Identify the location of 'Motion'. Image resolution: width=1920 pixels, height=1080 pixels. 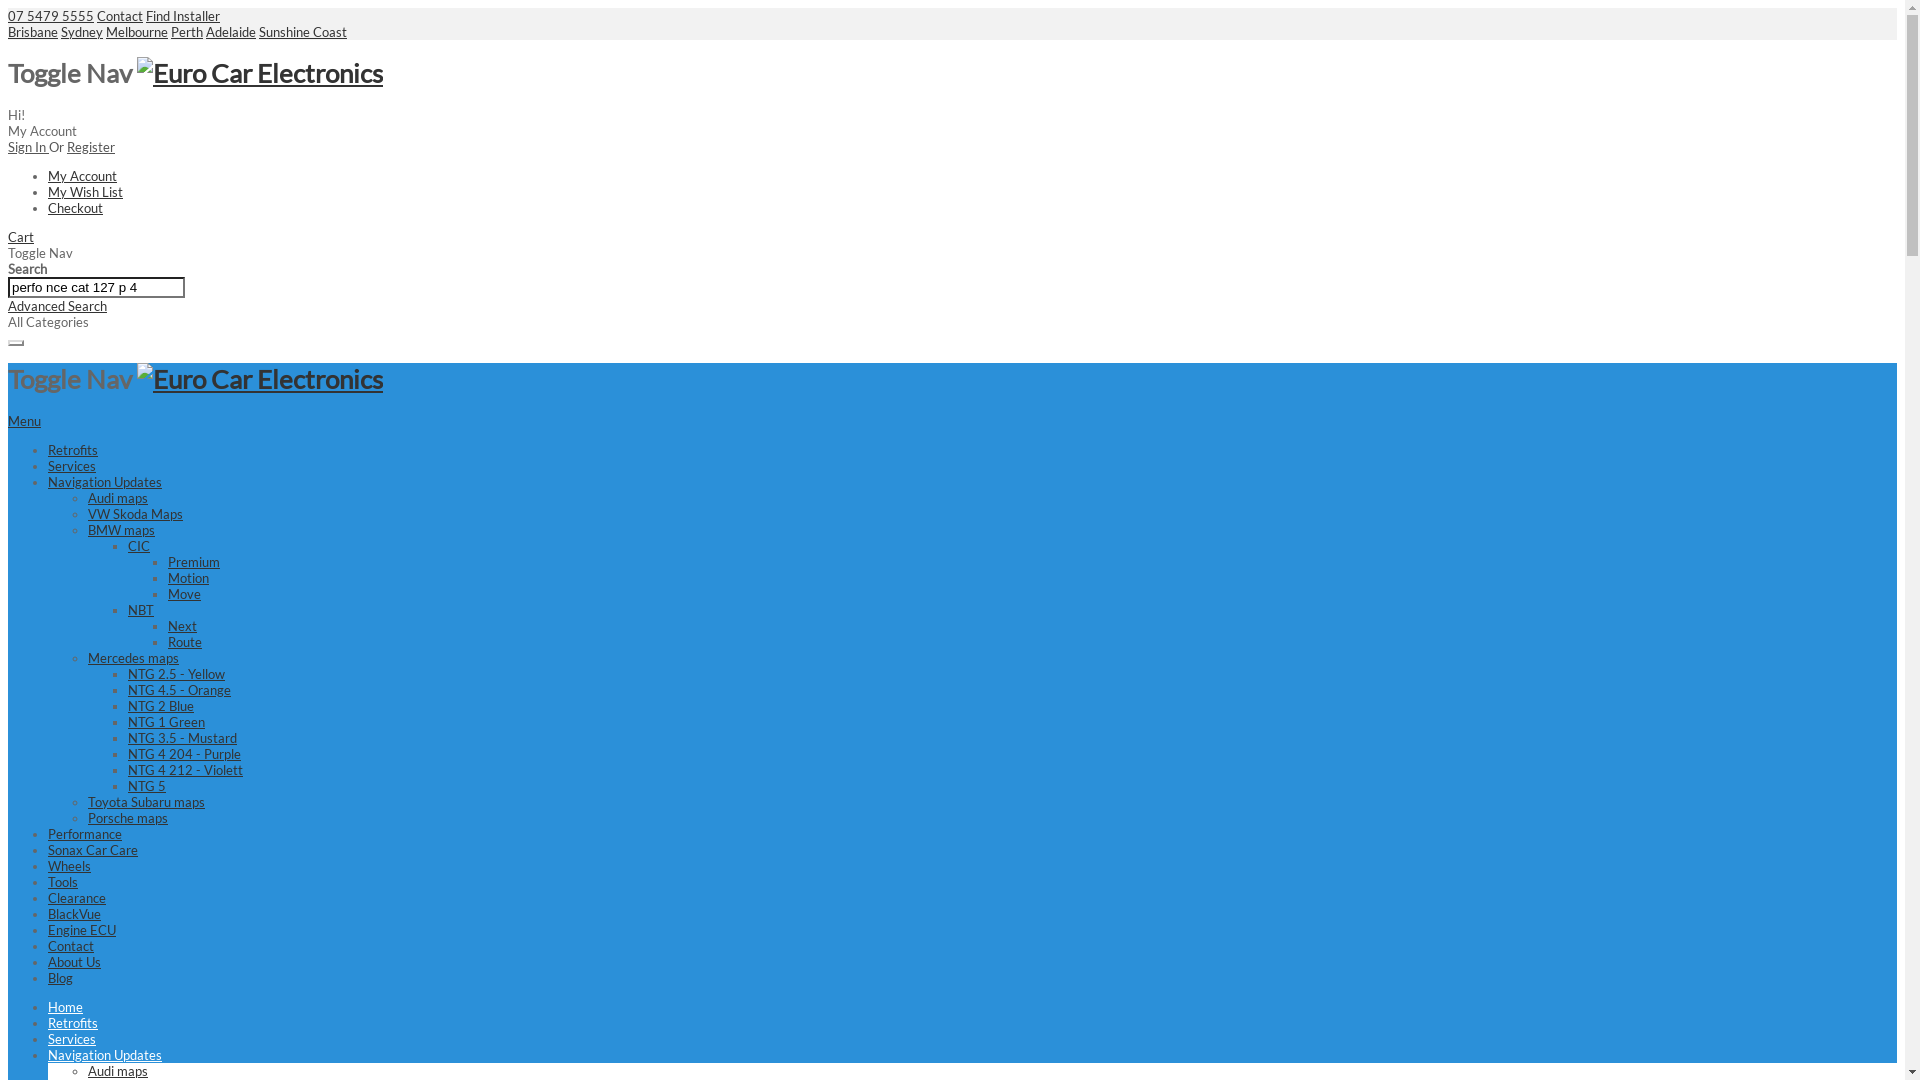
(188, 578).